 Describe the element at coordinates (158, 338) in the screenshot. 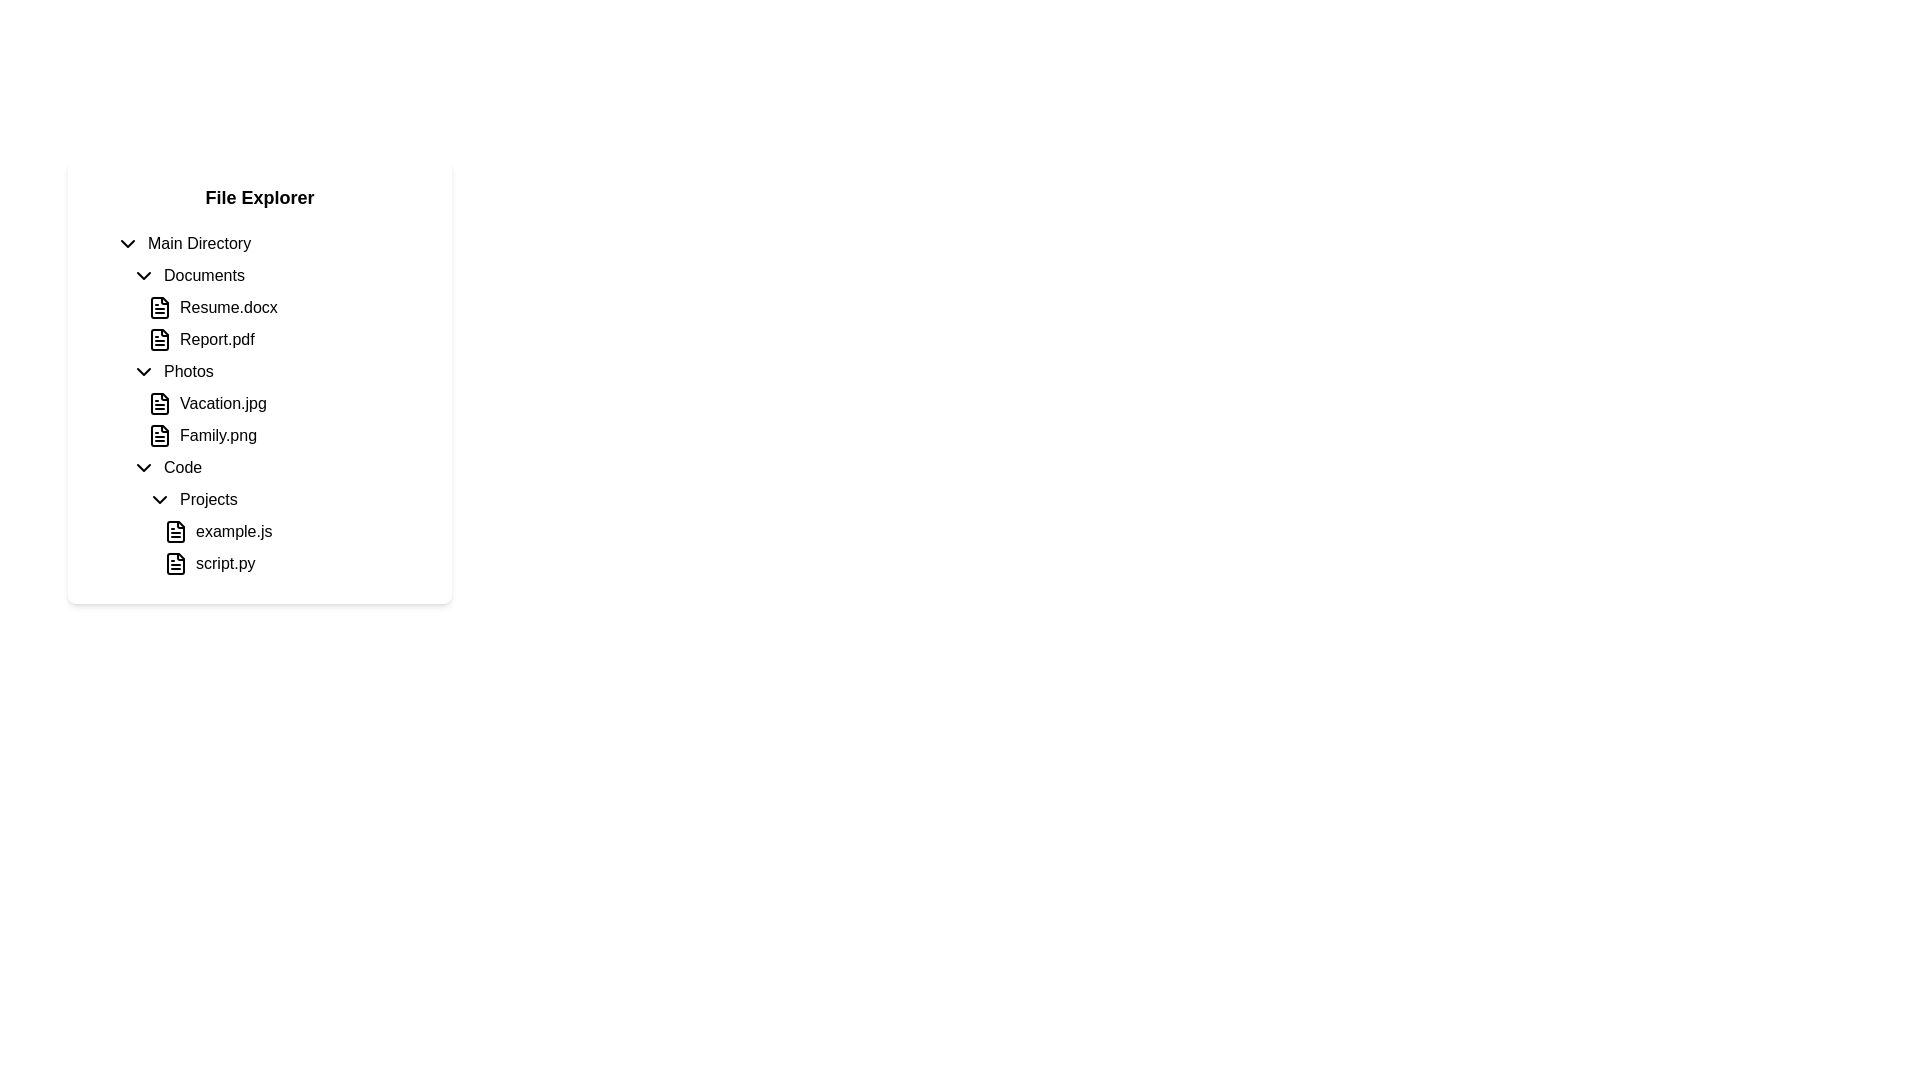

I see `the PDF document icon representing 'Report.pdf' located in the file explorer under the 'Documents' section` at that location.